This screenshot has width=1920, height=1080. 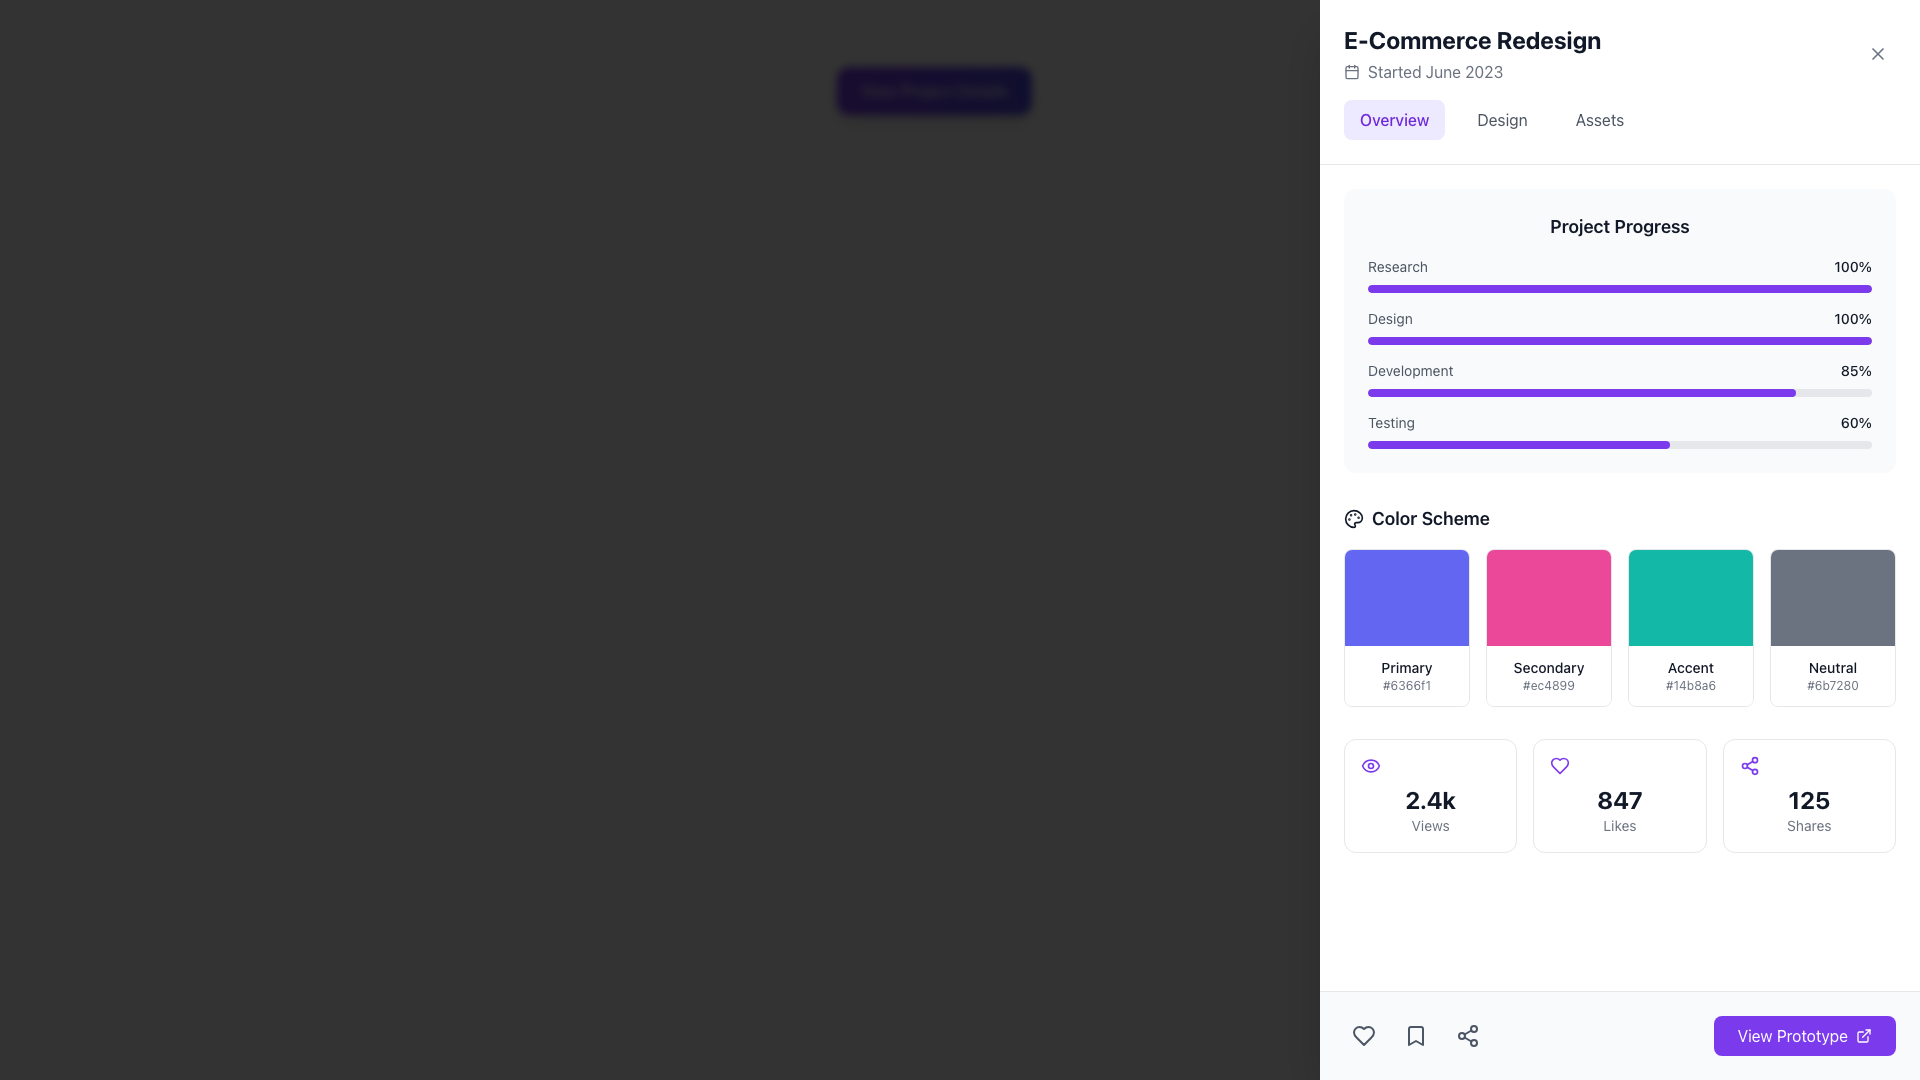 What do you see at coordinates (1852, 265) in the screenshot?
I see `the text label reading '100%' at the end of the 'Research' progress bar in the 'Project Progress' section` at bounding box center [1852, 265].